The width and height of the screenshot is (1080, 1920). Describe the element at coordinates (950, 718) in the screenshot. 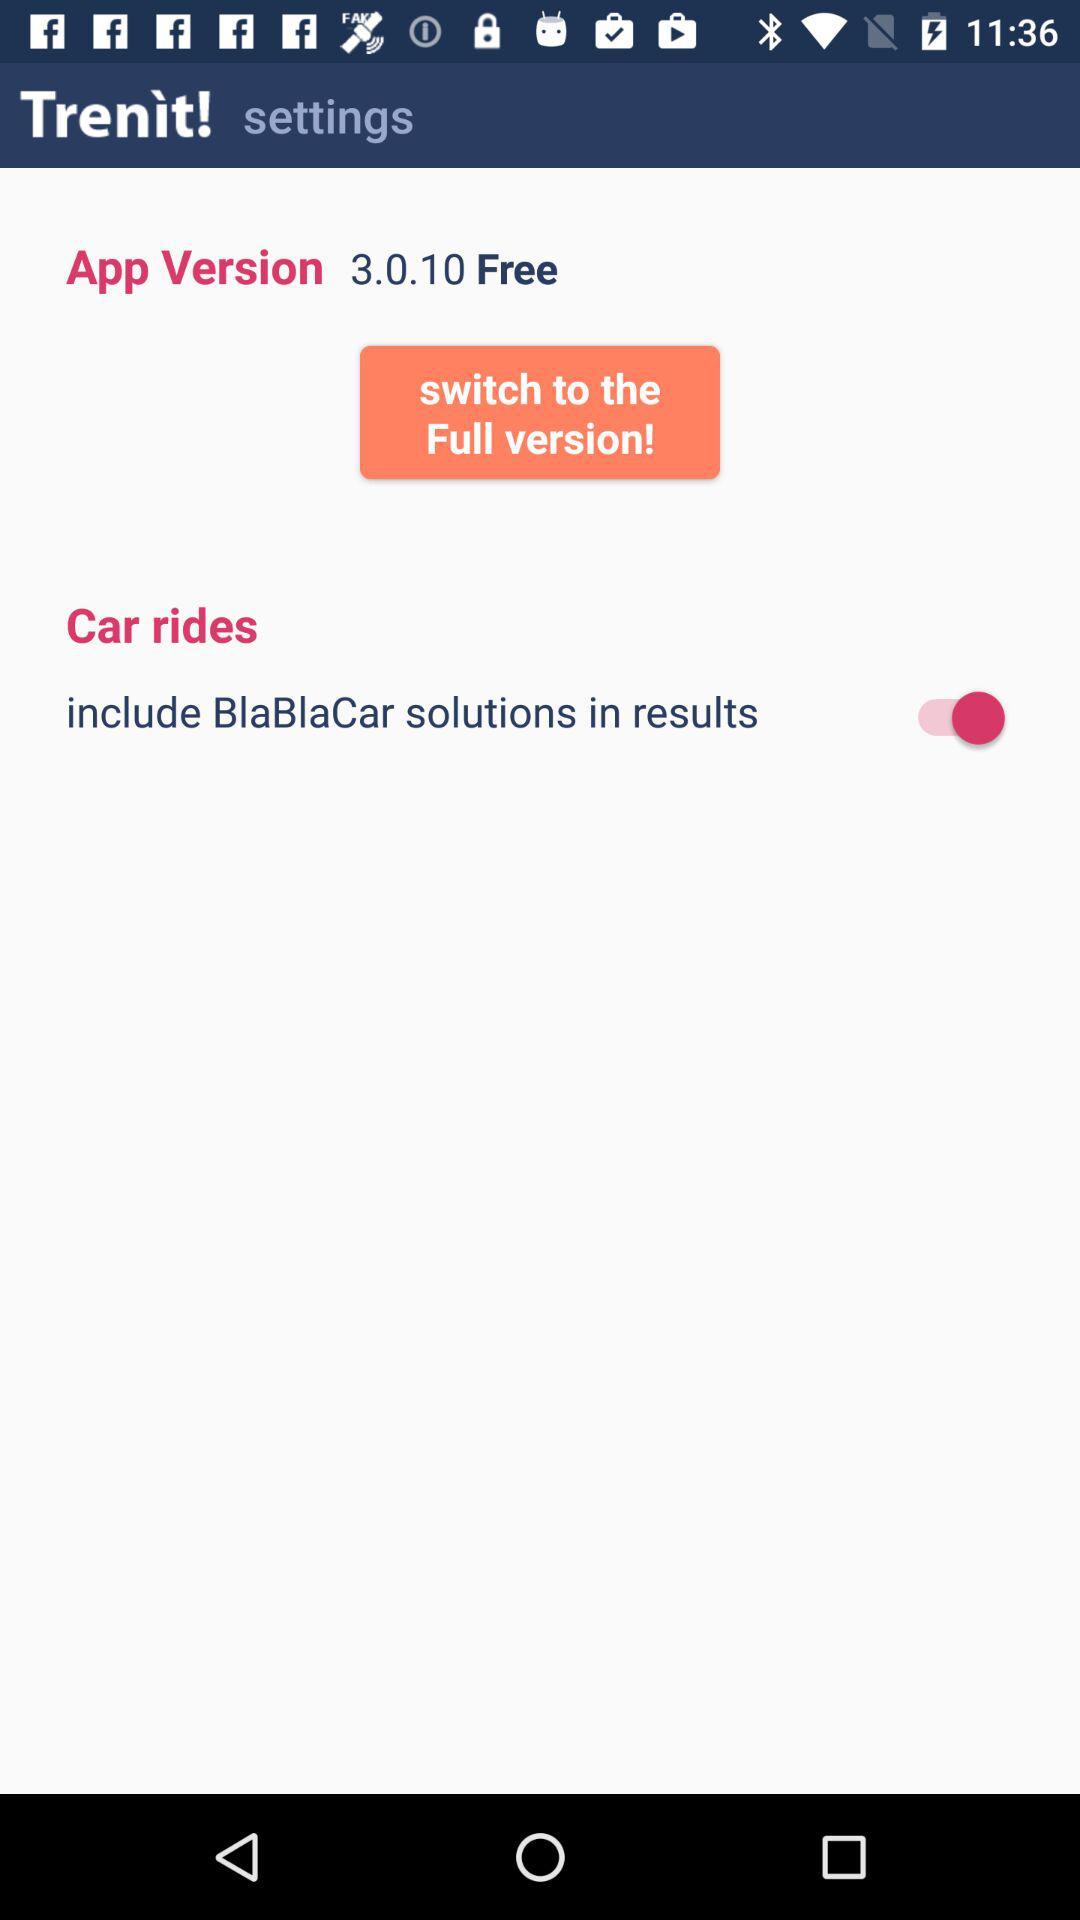

I see `switch to filter` at that location.